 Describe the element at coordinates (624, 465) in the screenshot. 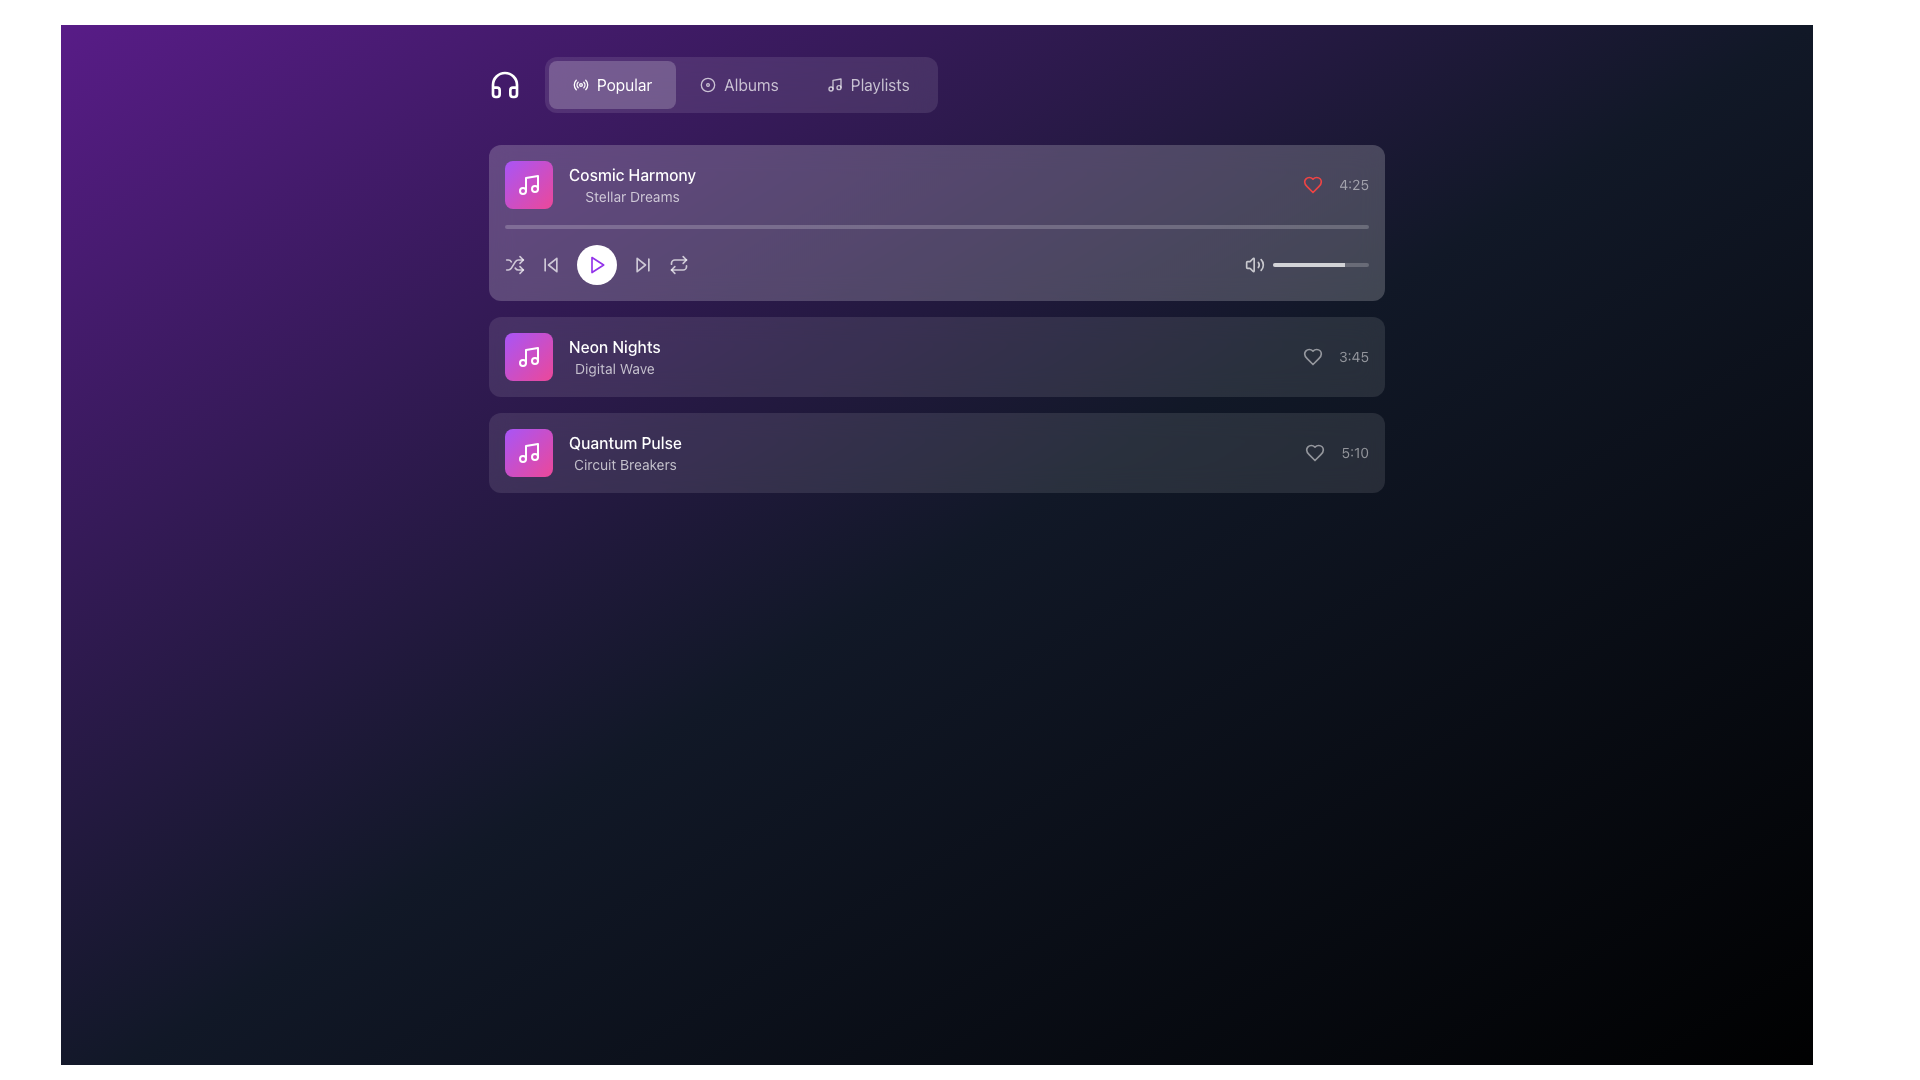

I see `the text label 'Circuit Breakers', which is styled with a smaller font size and semi-transparent white text, located beneath the larger label 'Quantum Pulse' in the third entry of the playlist` at that location.